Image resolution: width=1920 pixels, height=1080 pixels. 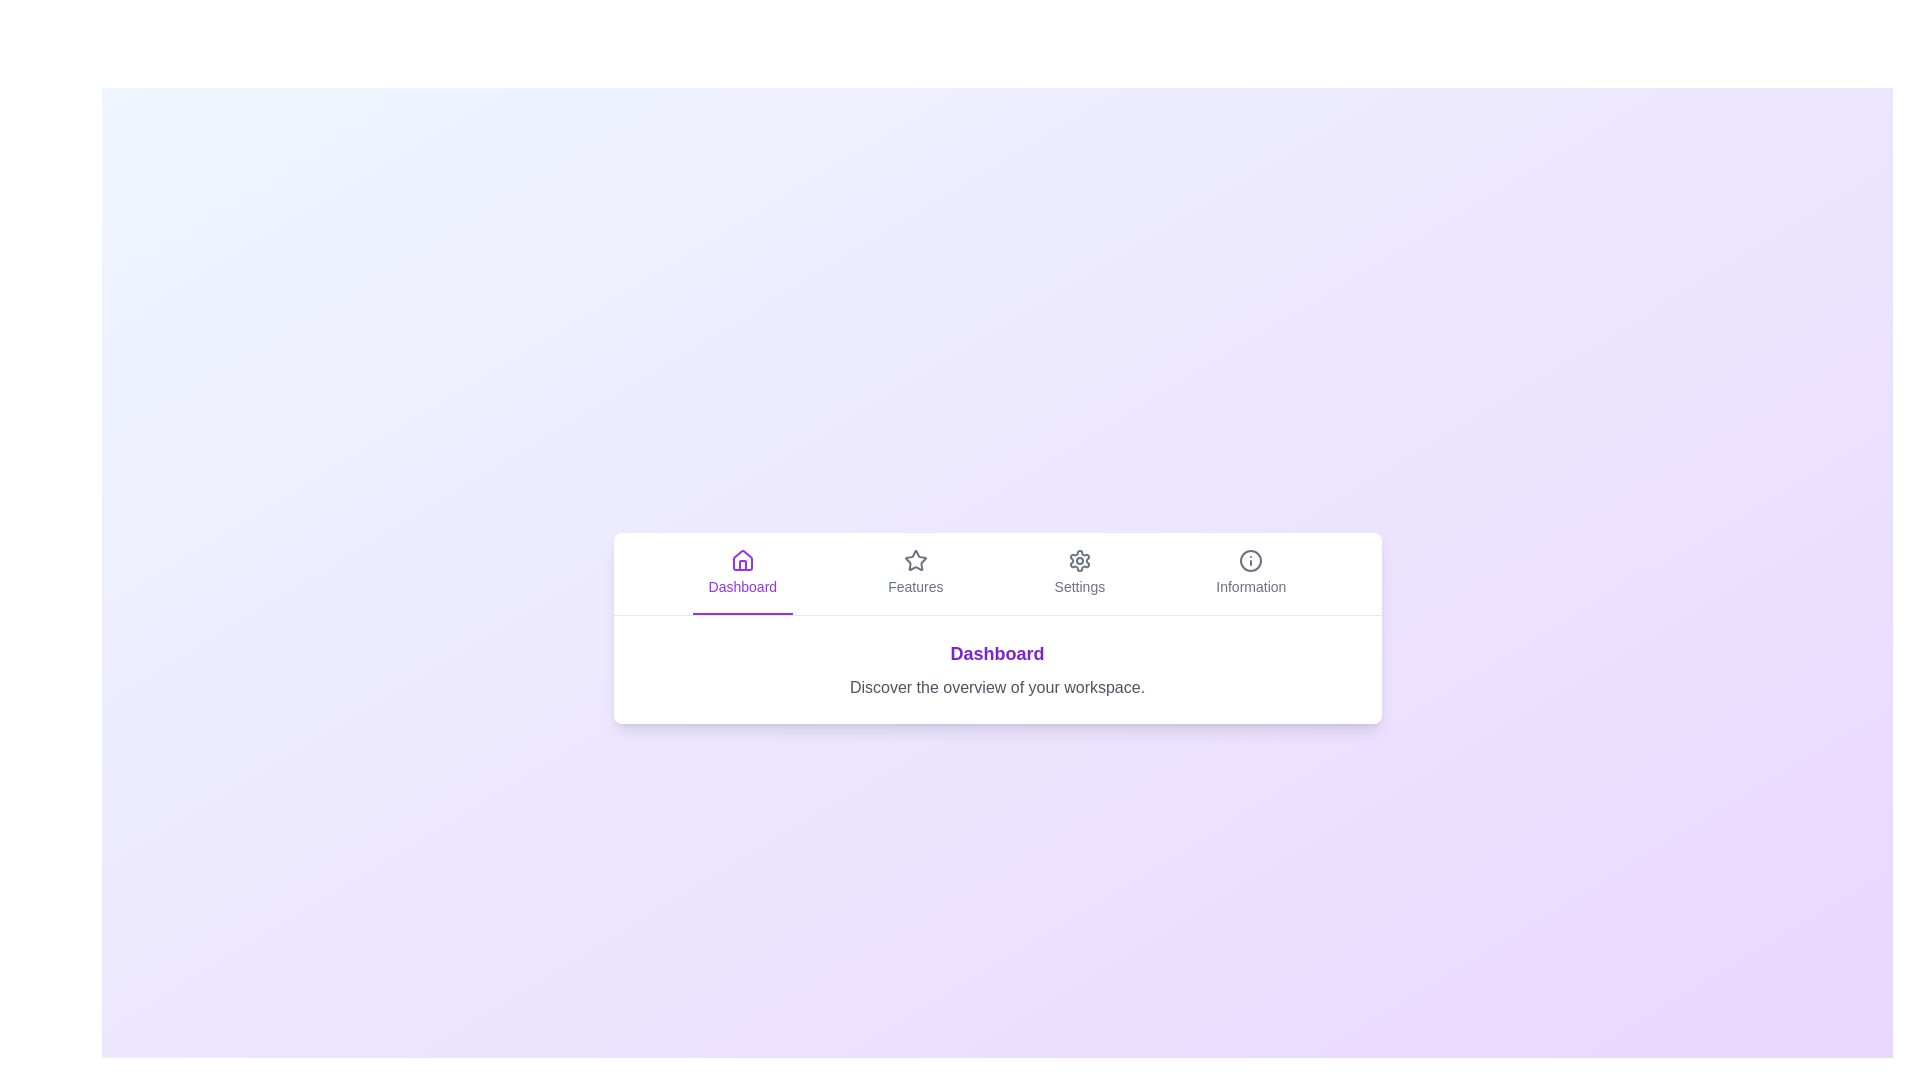 I want to click on the Dashboard tab to view its content, so click(x=741, y=573).